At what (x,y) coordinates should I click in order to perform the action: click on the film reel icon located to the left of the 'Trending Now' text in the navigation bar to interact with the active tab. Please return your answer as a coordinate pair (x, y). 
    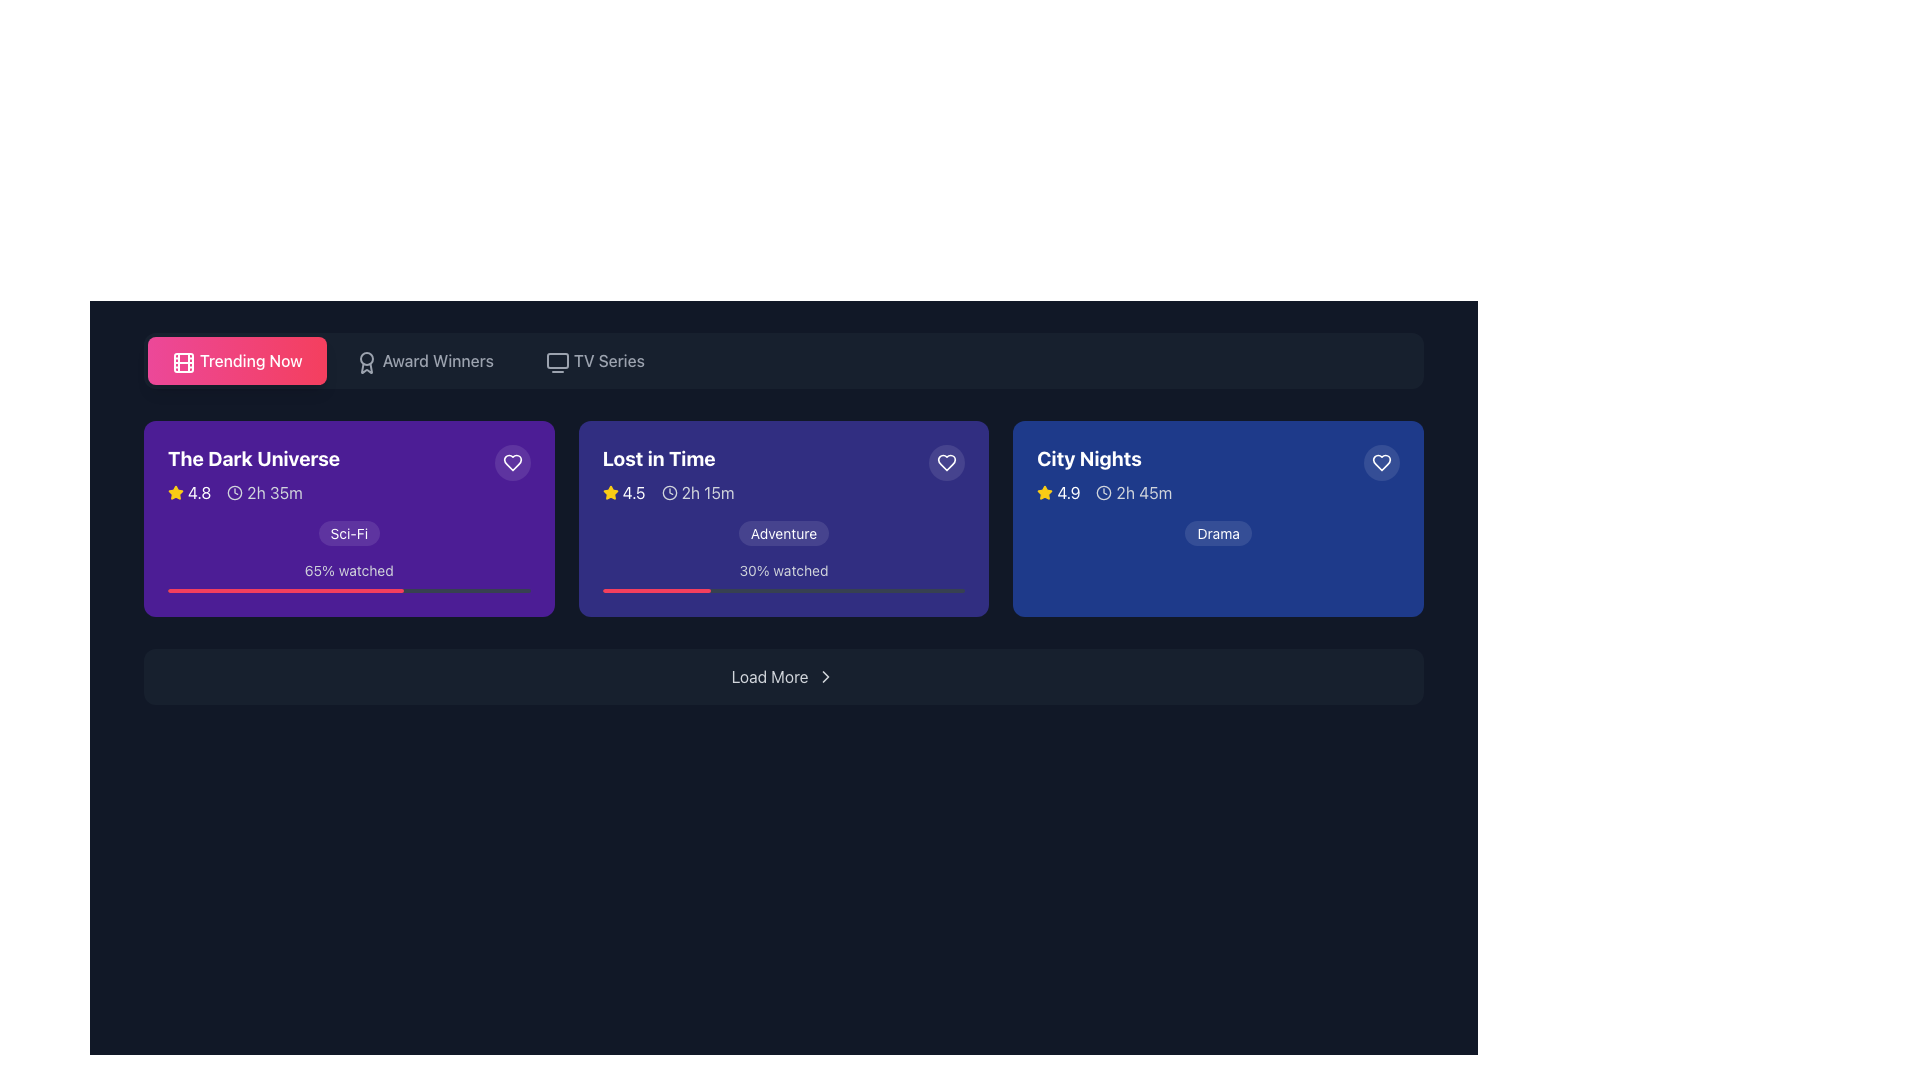
    Looking at the image, I should click on (183, 362).